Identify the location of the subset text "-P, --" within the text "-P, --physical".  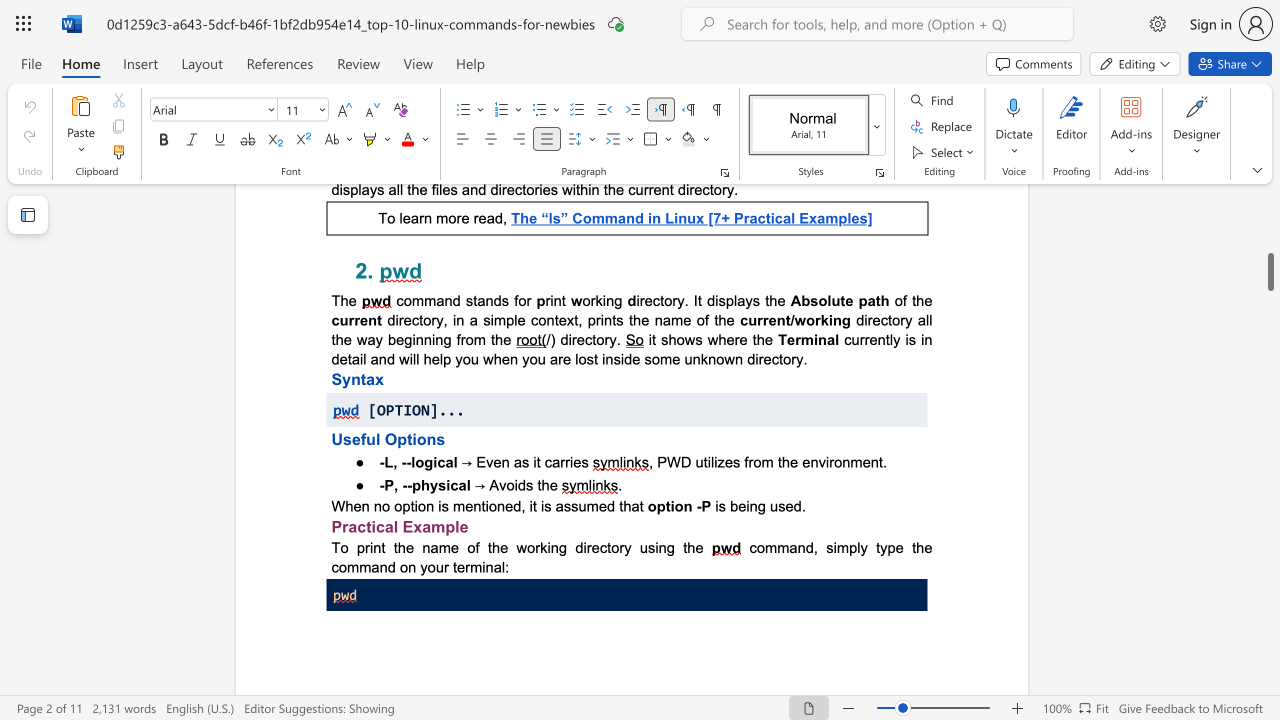
(379, 485).